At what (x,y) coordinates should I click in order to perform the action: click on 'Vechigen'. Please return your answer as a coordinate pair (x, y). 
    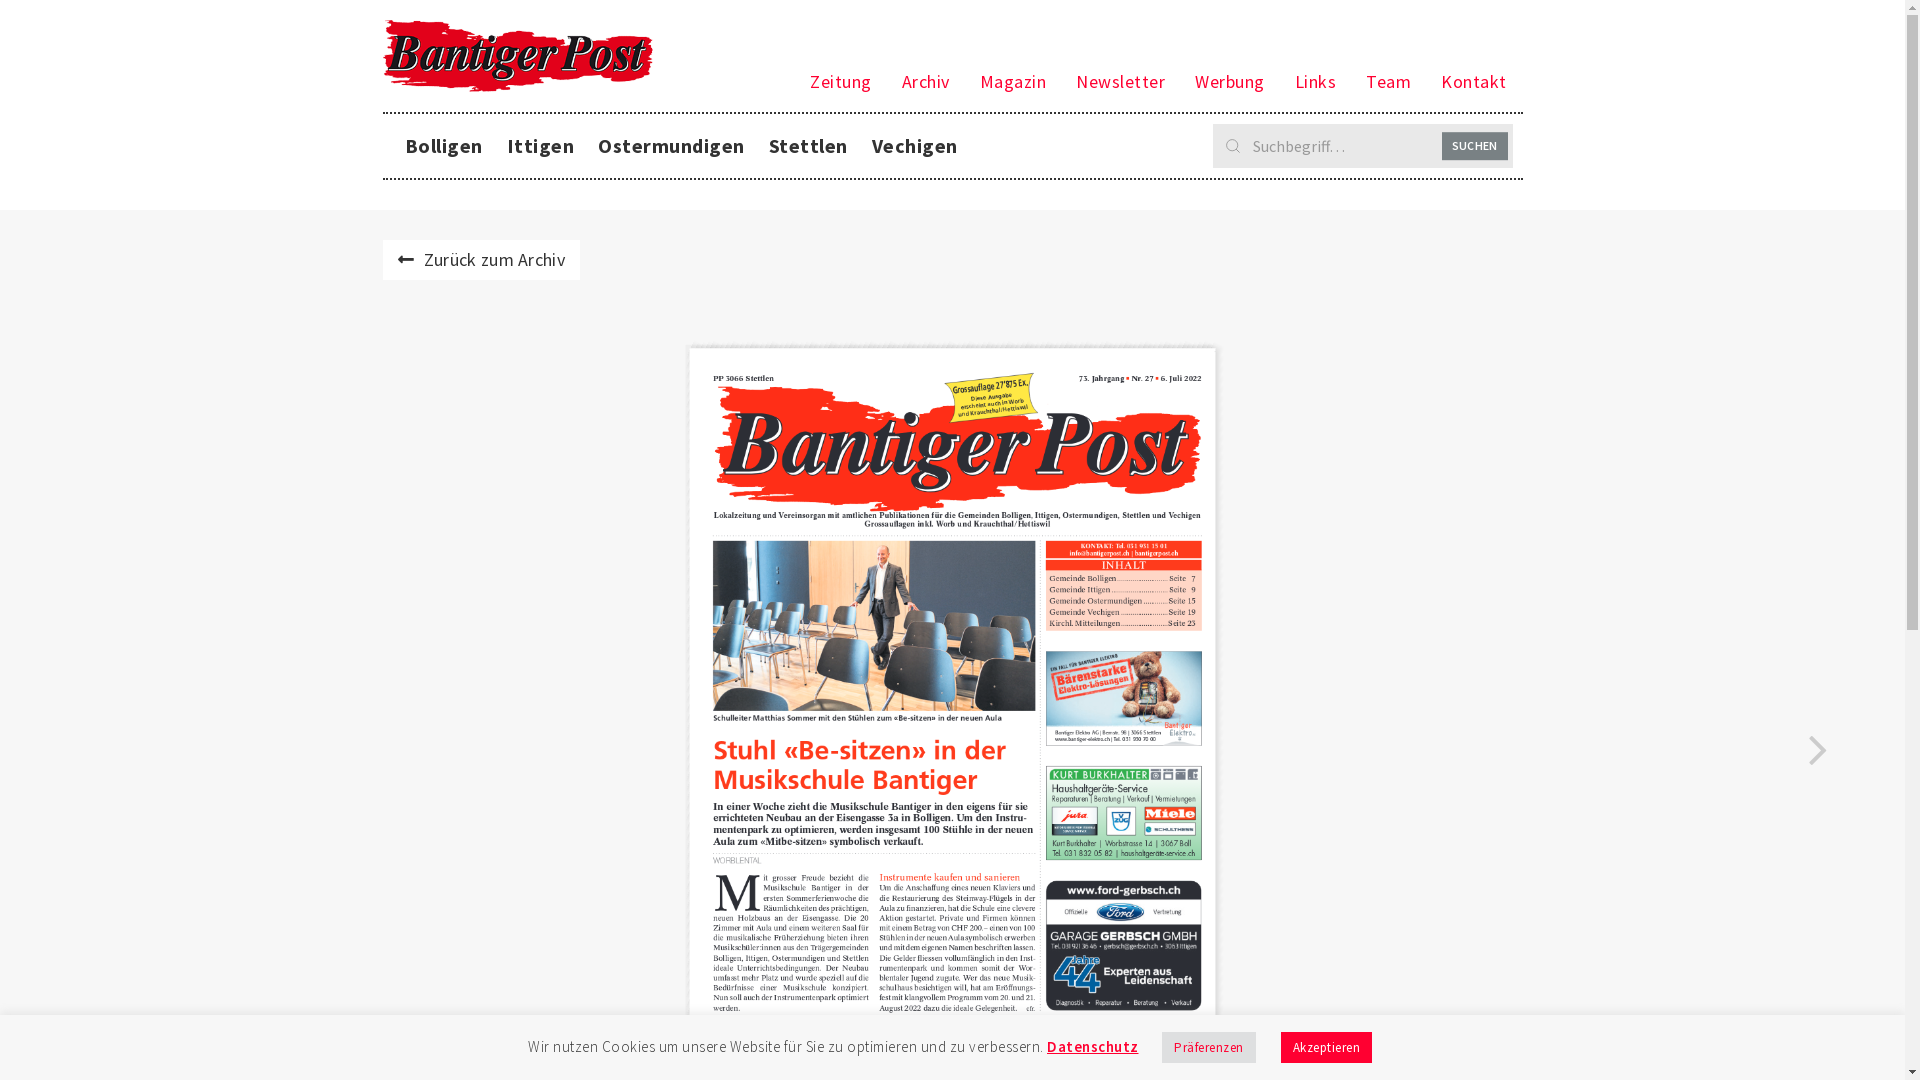
    Looking at the image, I should click on (914, 145).